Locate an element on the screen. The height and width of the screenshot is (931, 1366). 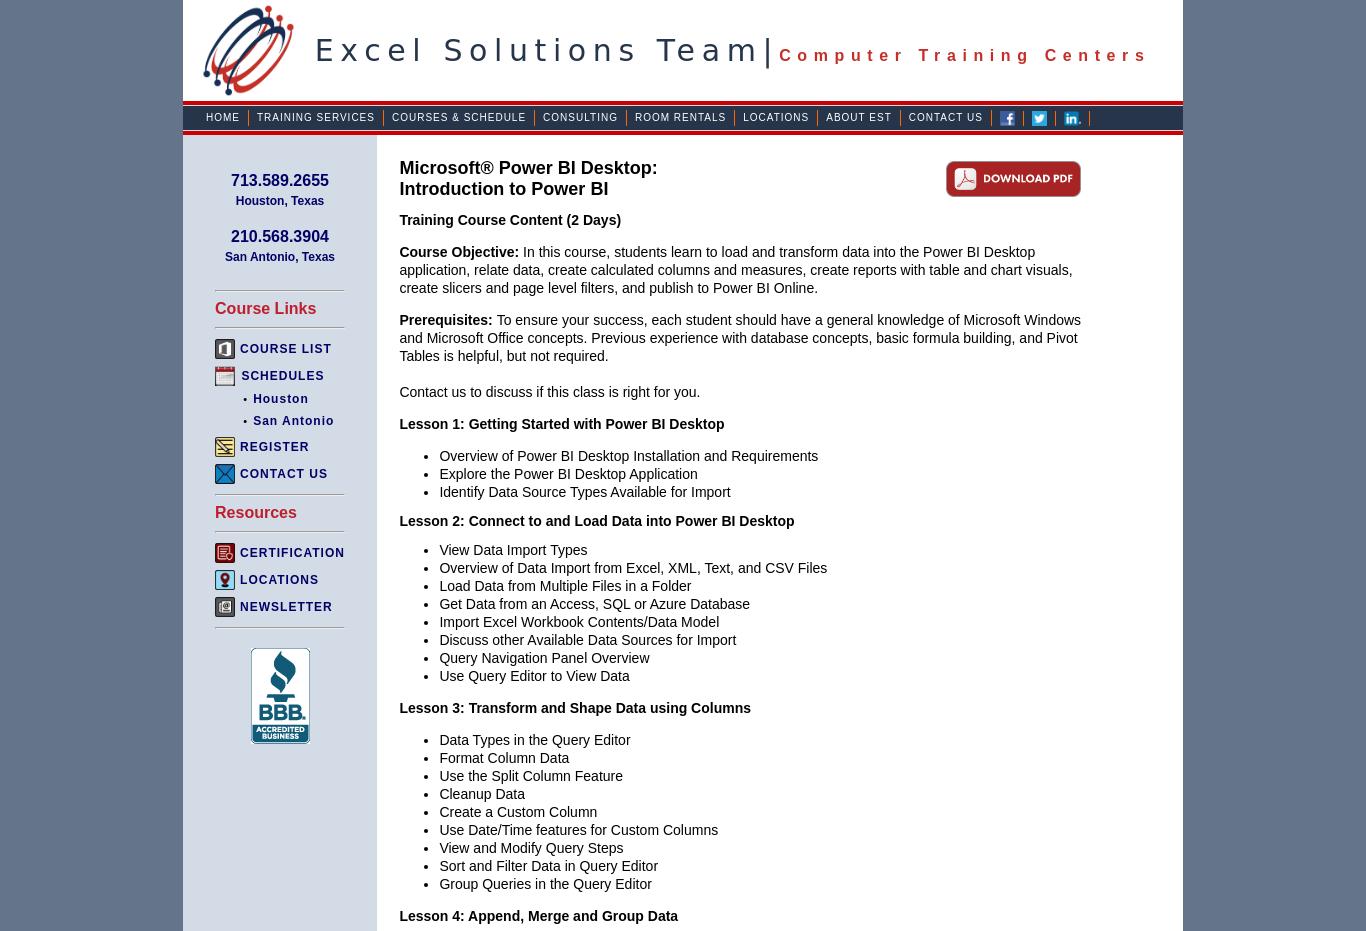
'Home' is located at coordinates (222, 117).